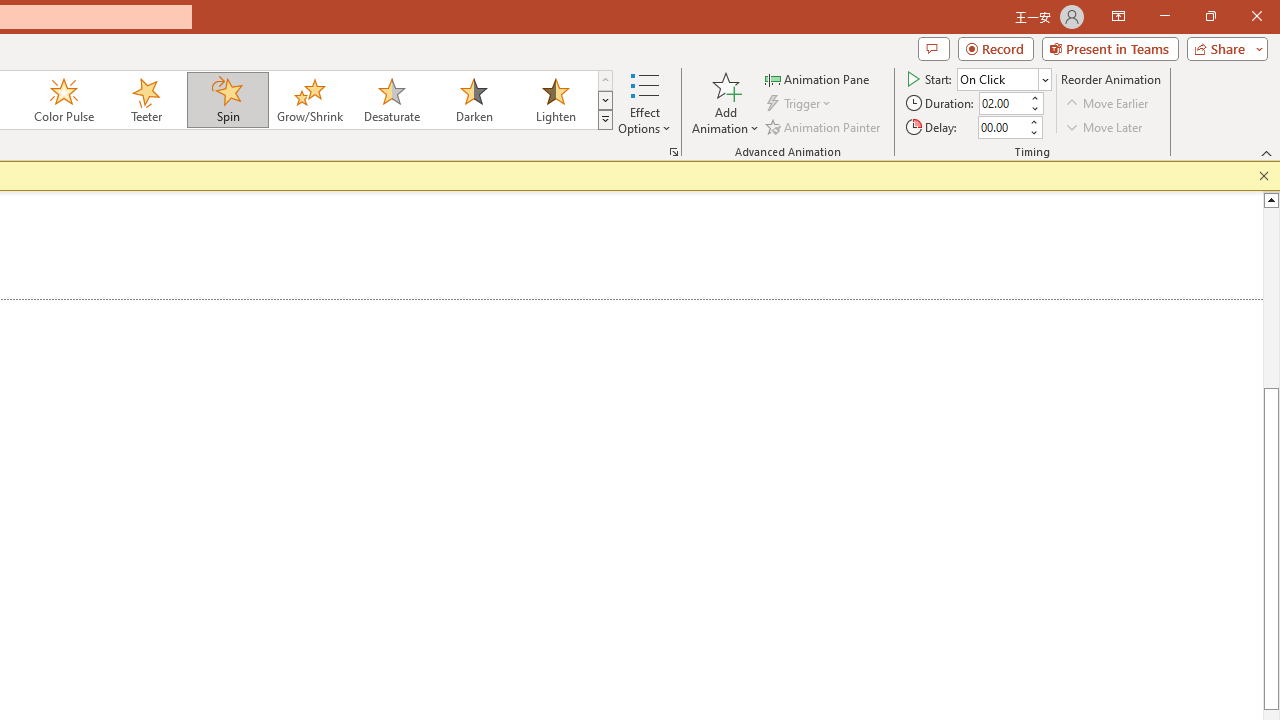 This screenshot has height=720, width=1280. Describe the element at coordinates (604, 100) in the screenshot. I see `'Row Down'` at that location.